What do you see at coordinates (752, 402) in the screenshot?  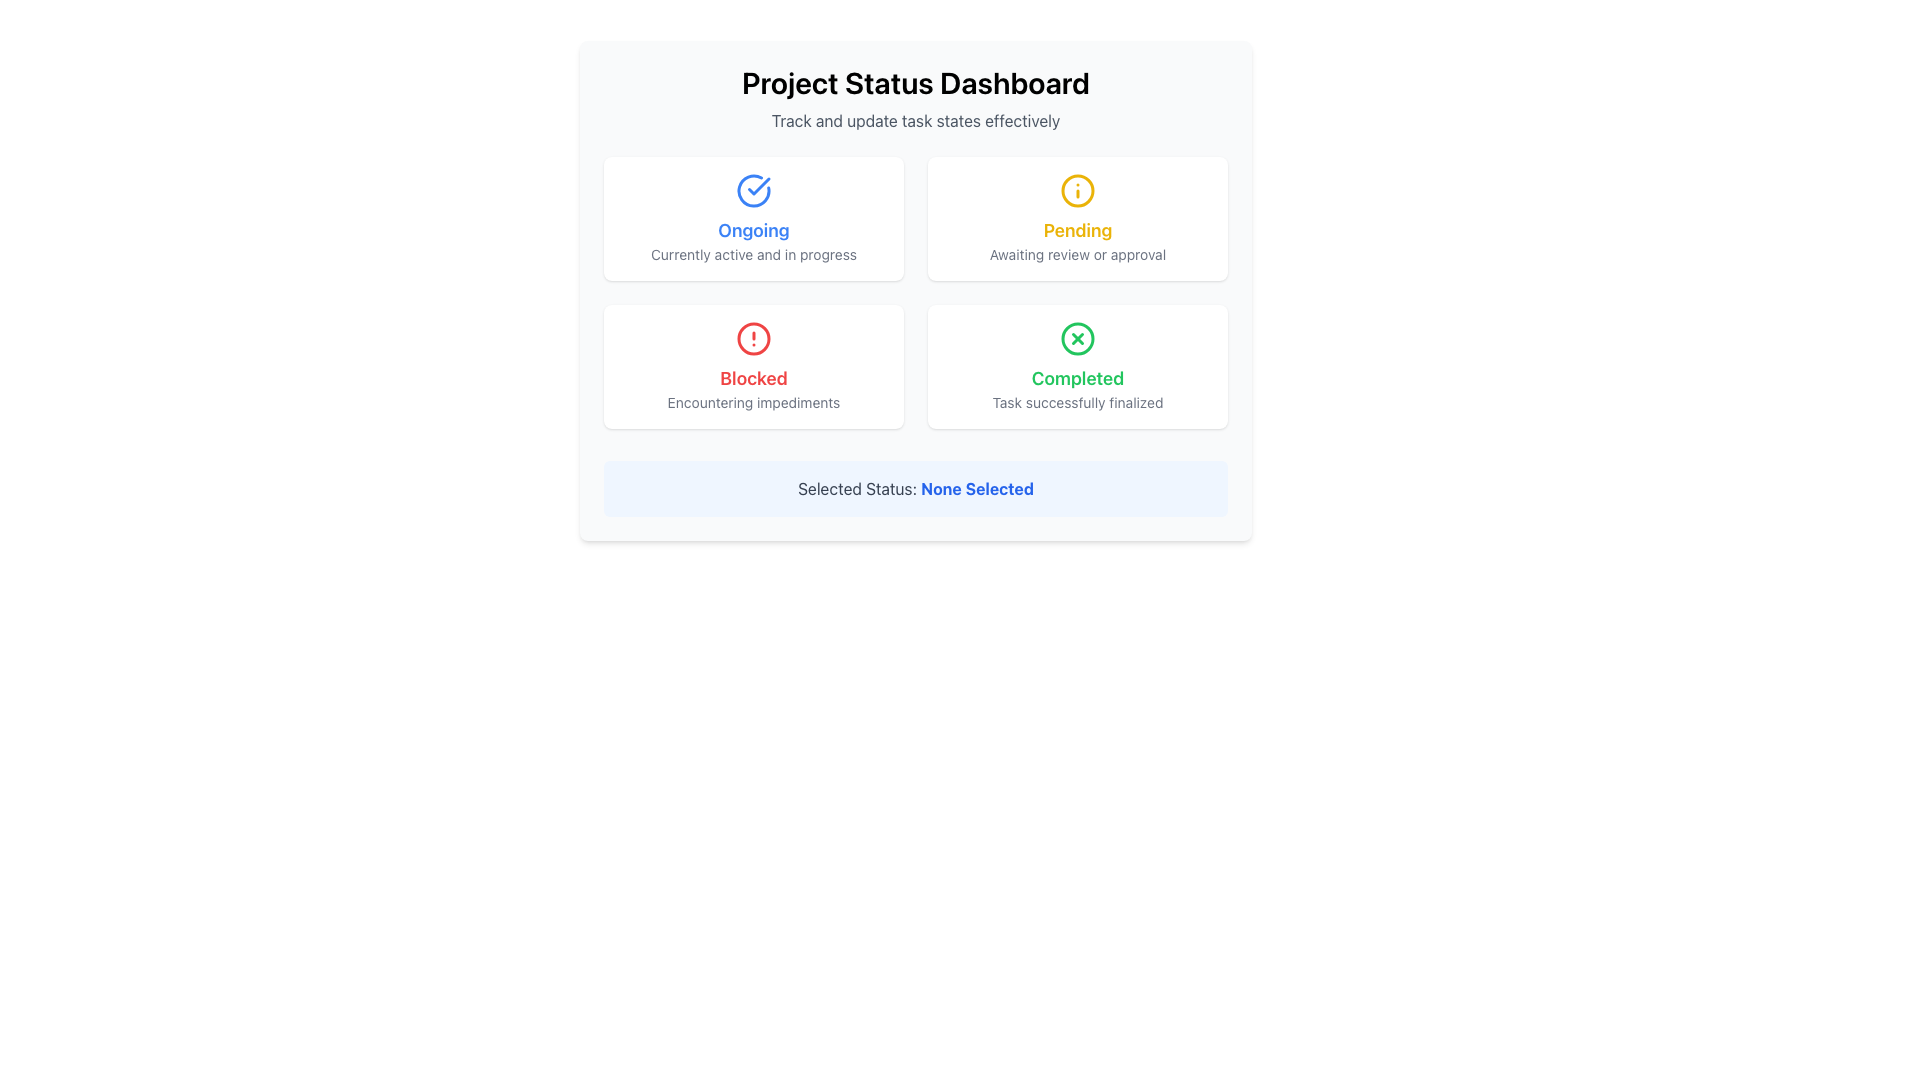 I see `the label that provides additional context for the state 'Blocked', located below the 'Blocked' title in the lower-left quadrant of the grid layout` at bounding box center [752, 402].